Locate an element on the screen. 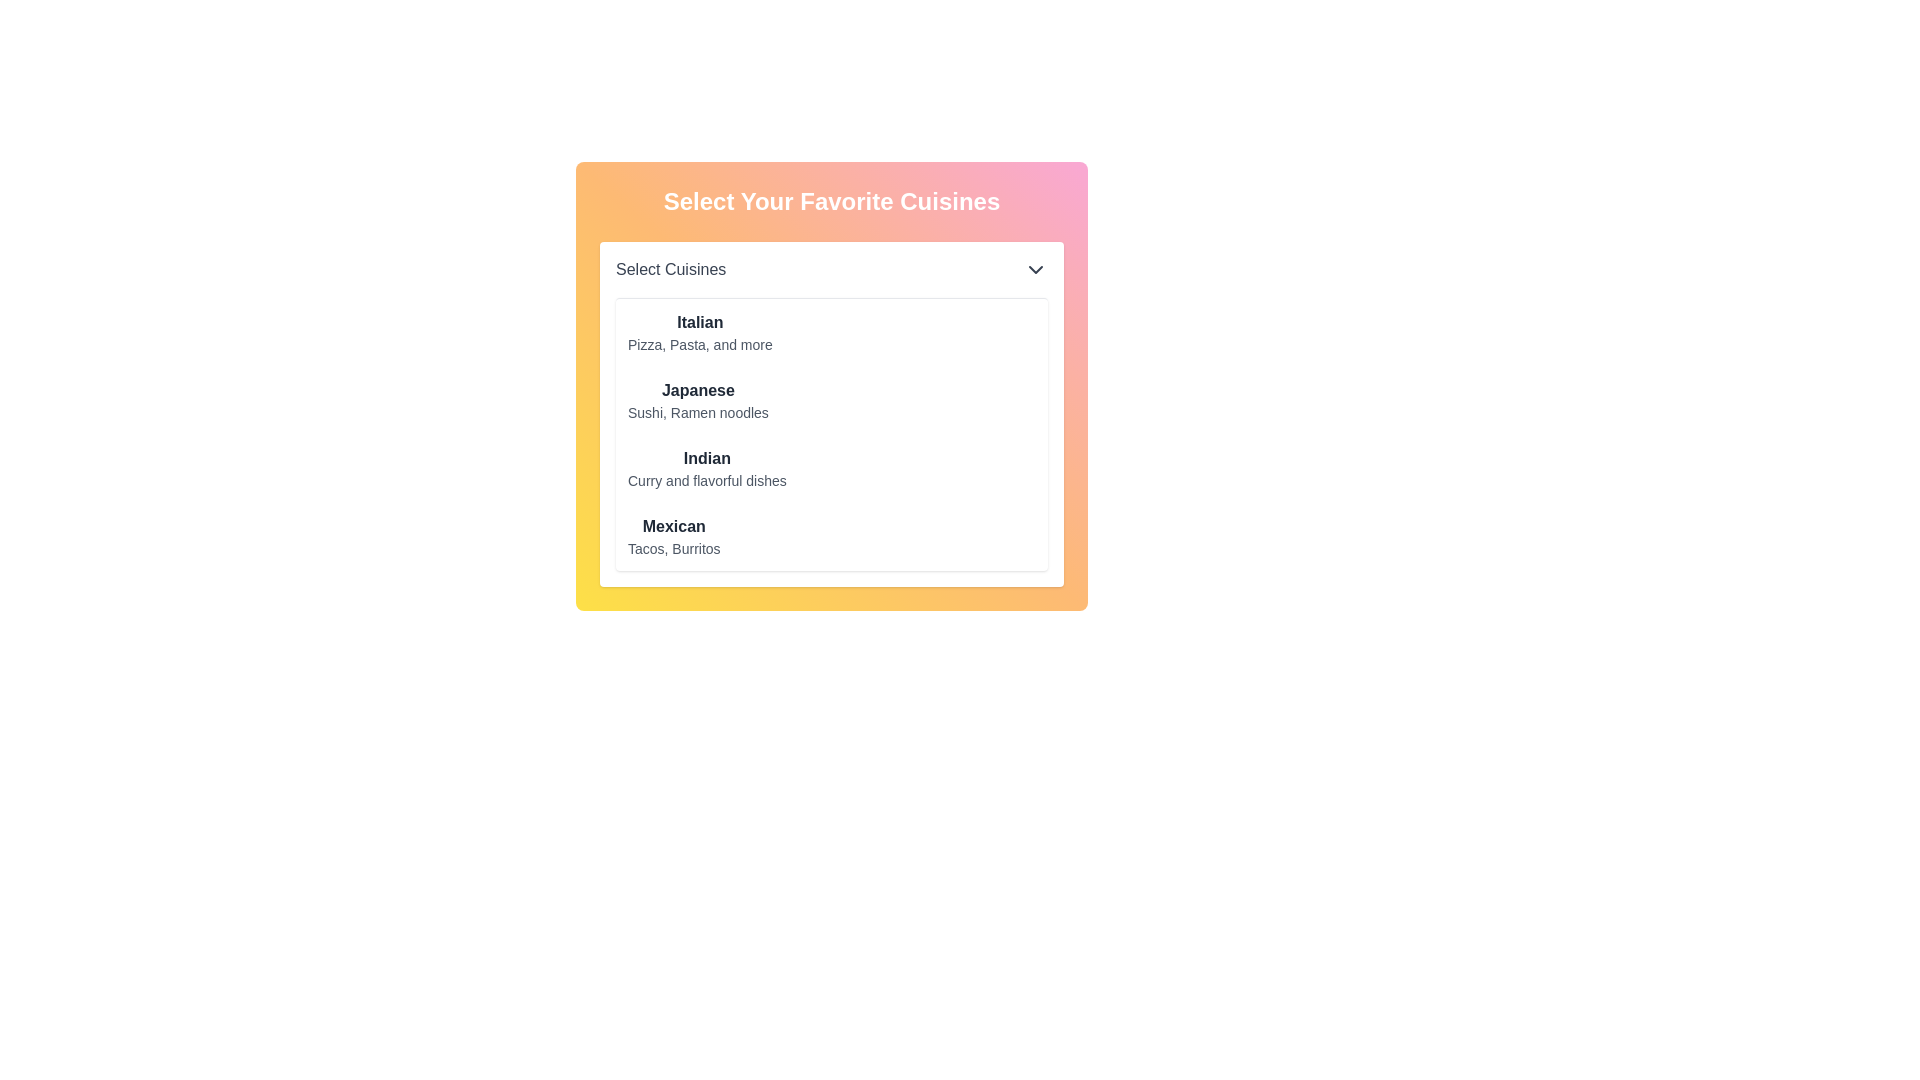 The height and width of the screenshot is (1080, 1920). the selectable list item for 'Japanese' cuisine, which is the second option in the list is located at coordinates (831, 386).